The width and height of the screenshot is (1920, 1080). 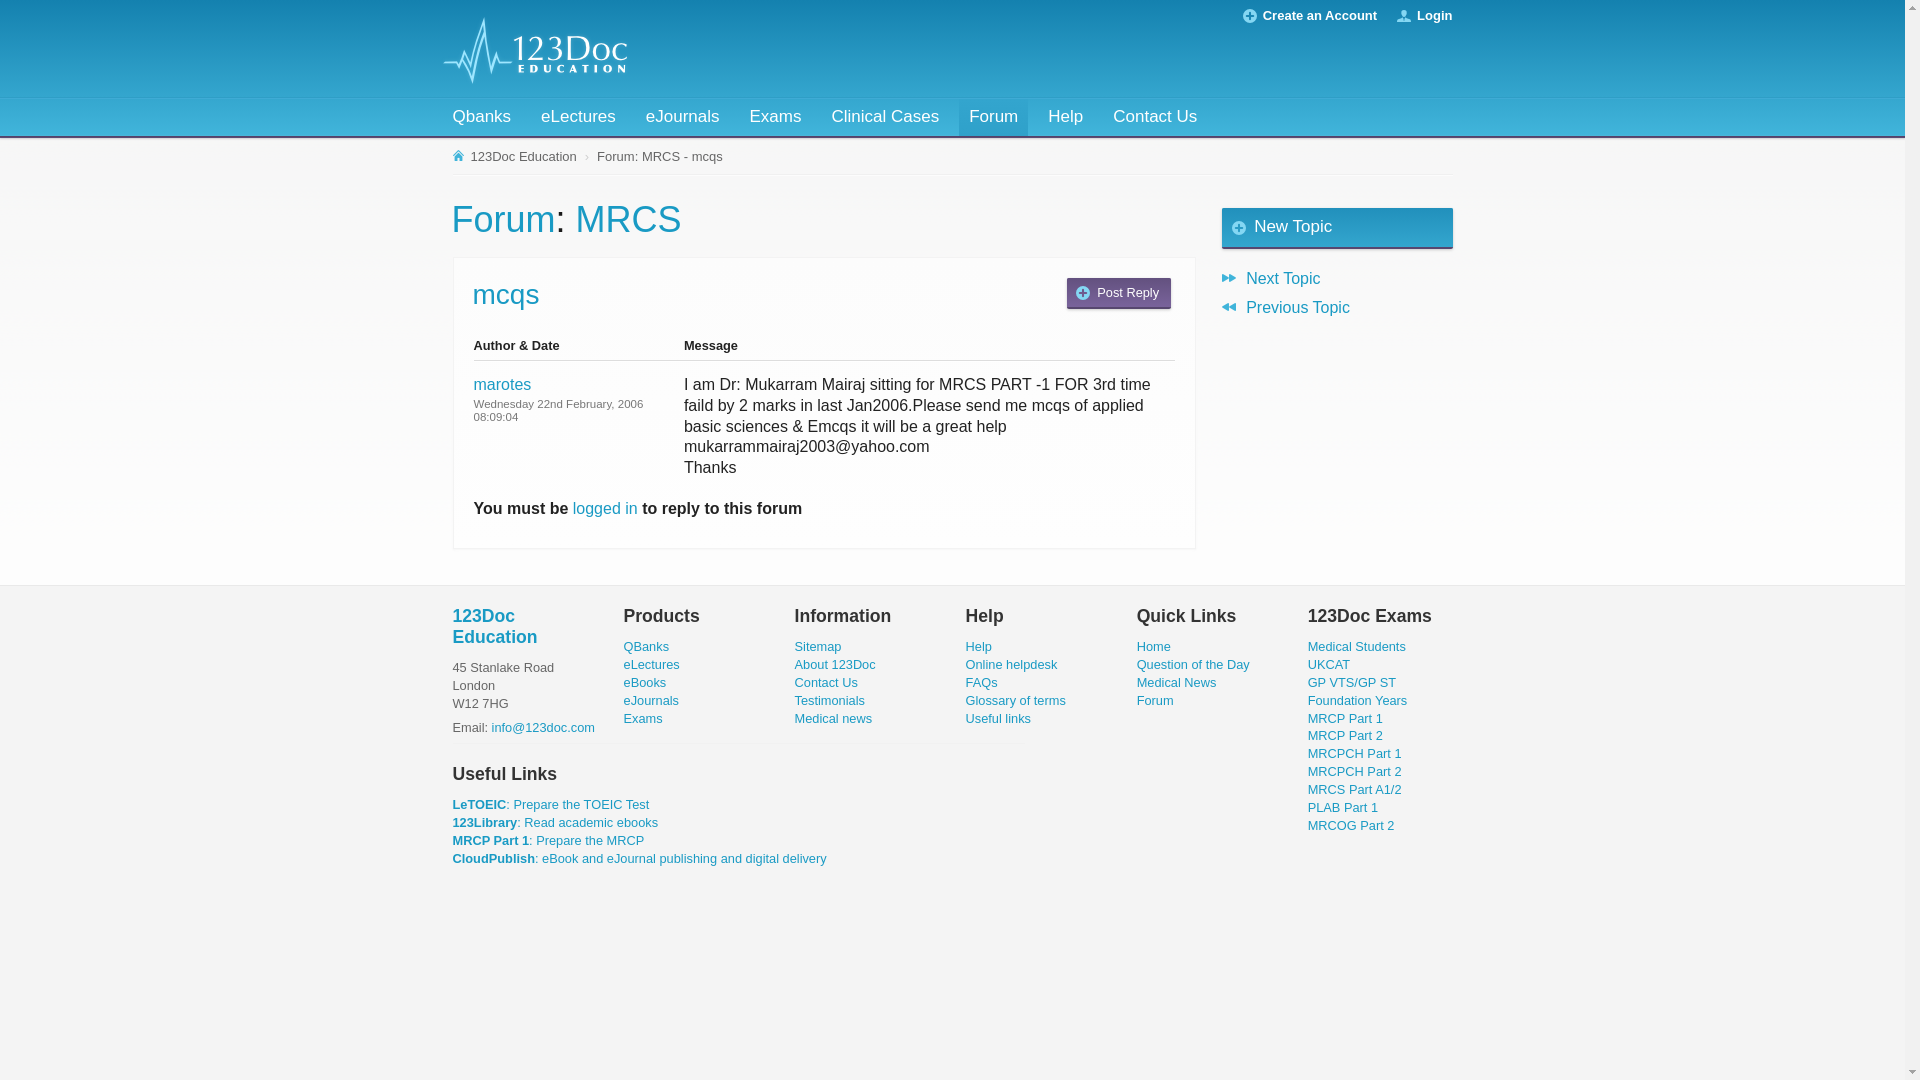 I want to click on 'eLectures', so click(x=652, y=664).